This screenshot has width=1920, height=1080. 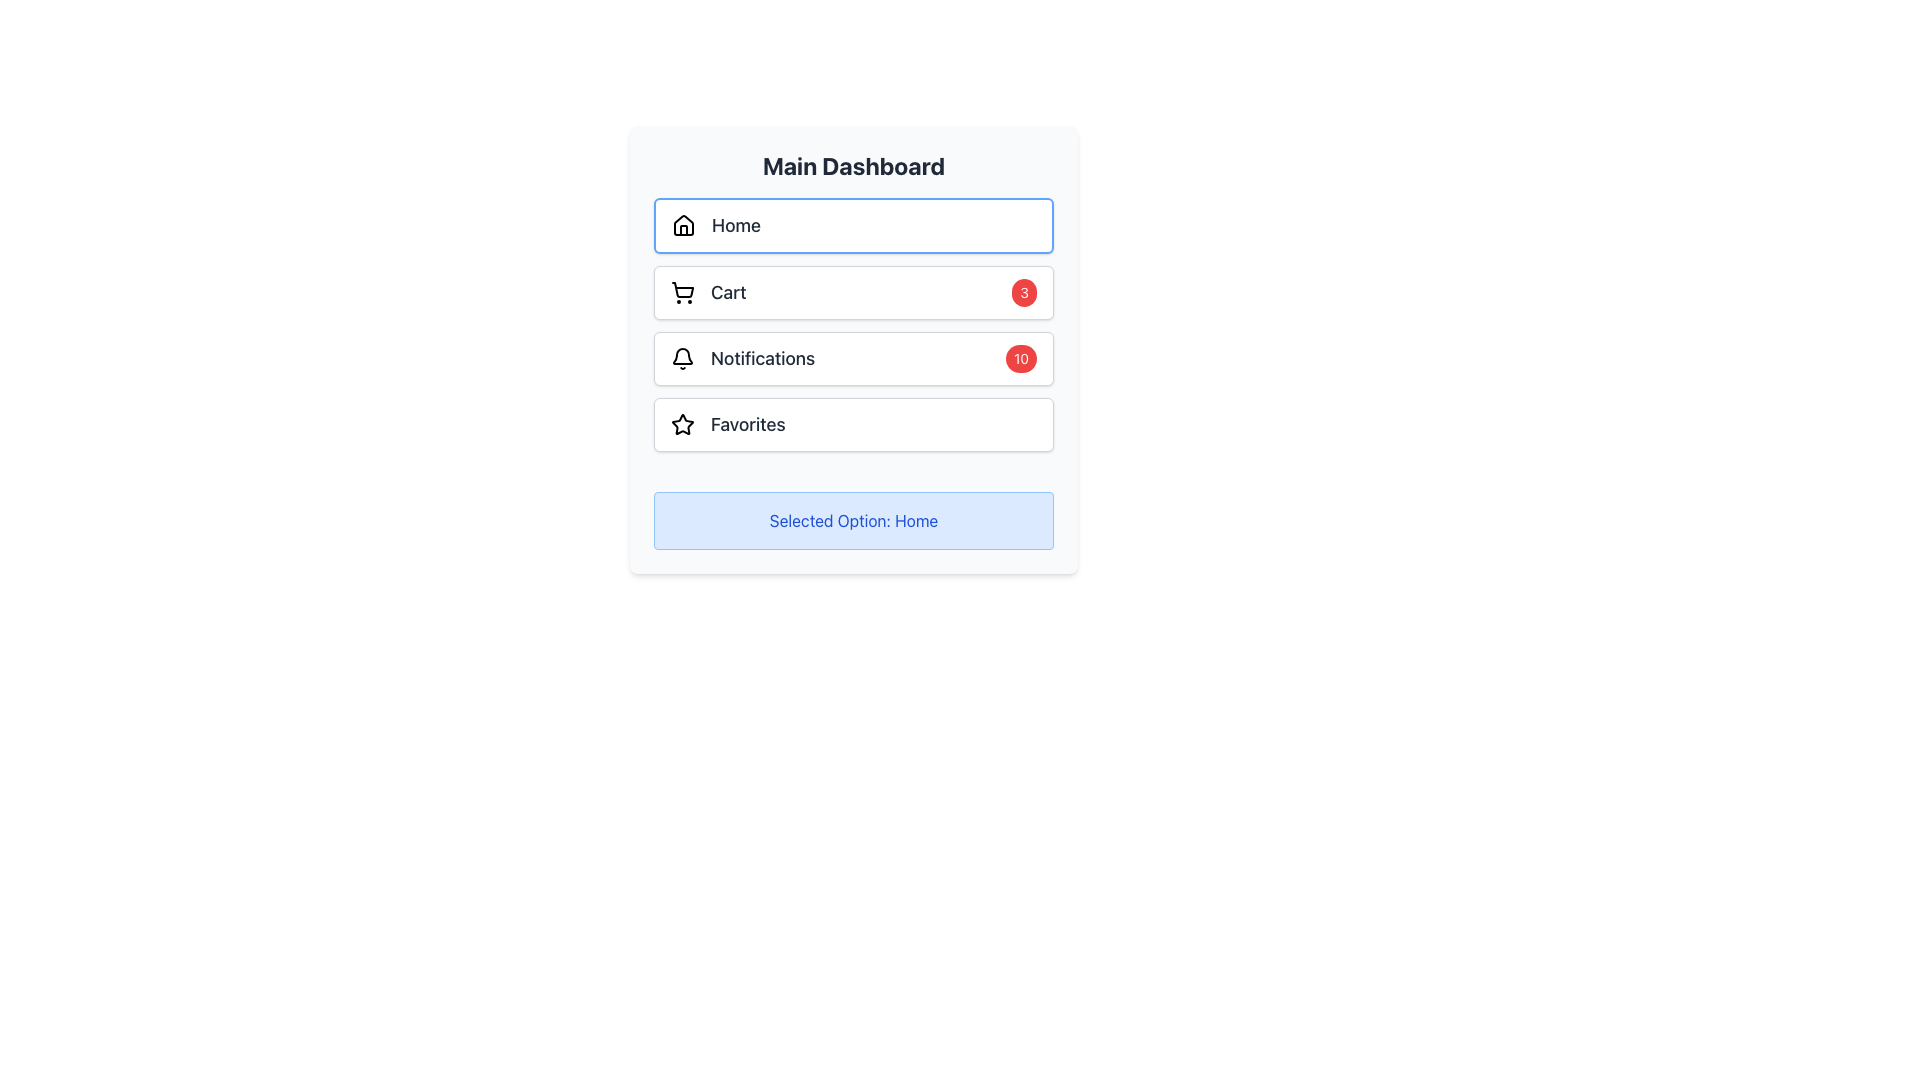 I want to click on the simplified house icon represented by an outline with a triangular roof and rectangular base, located within the 'Home' button in the dashboard interface, so click(x=684, y=224).